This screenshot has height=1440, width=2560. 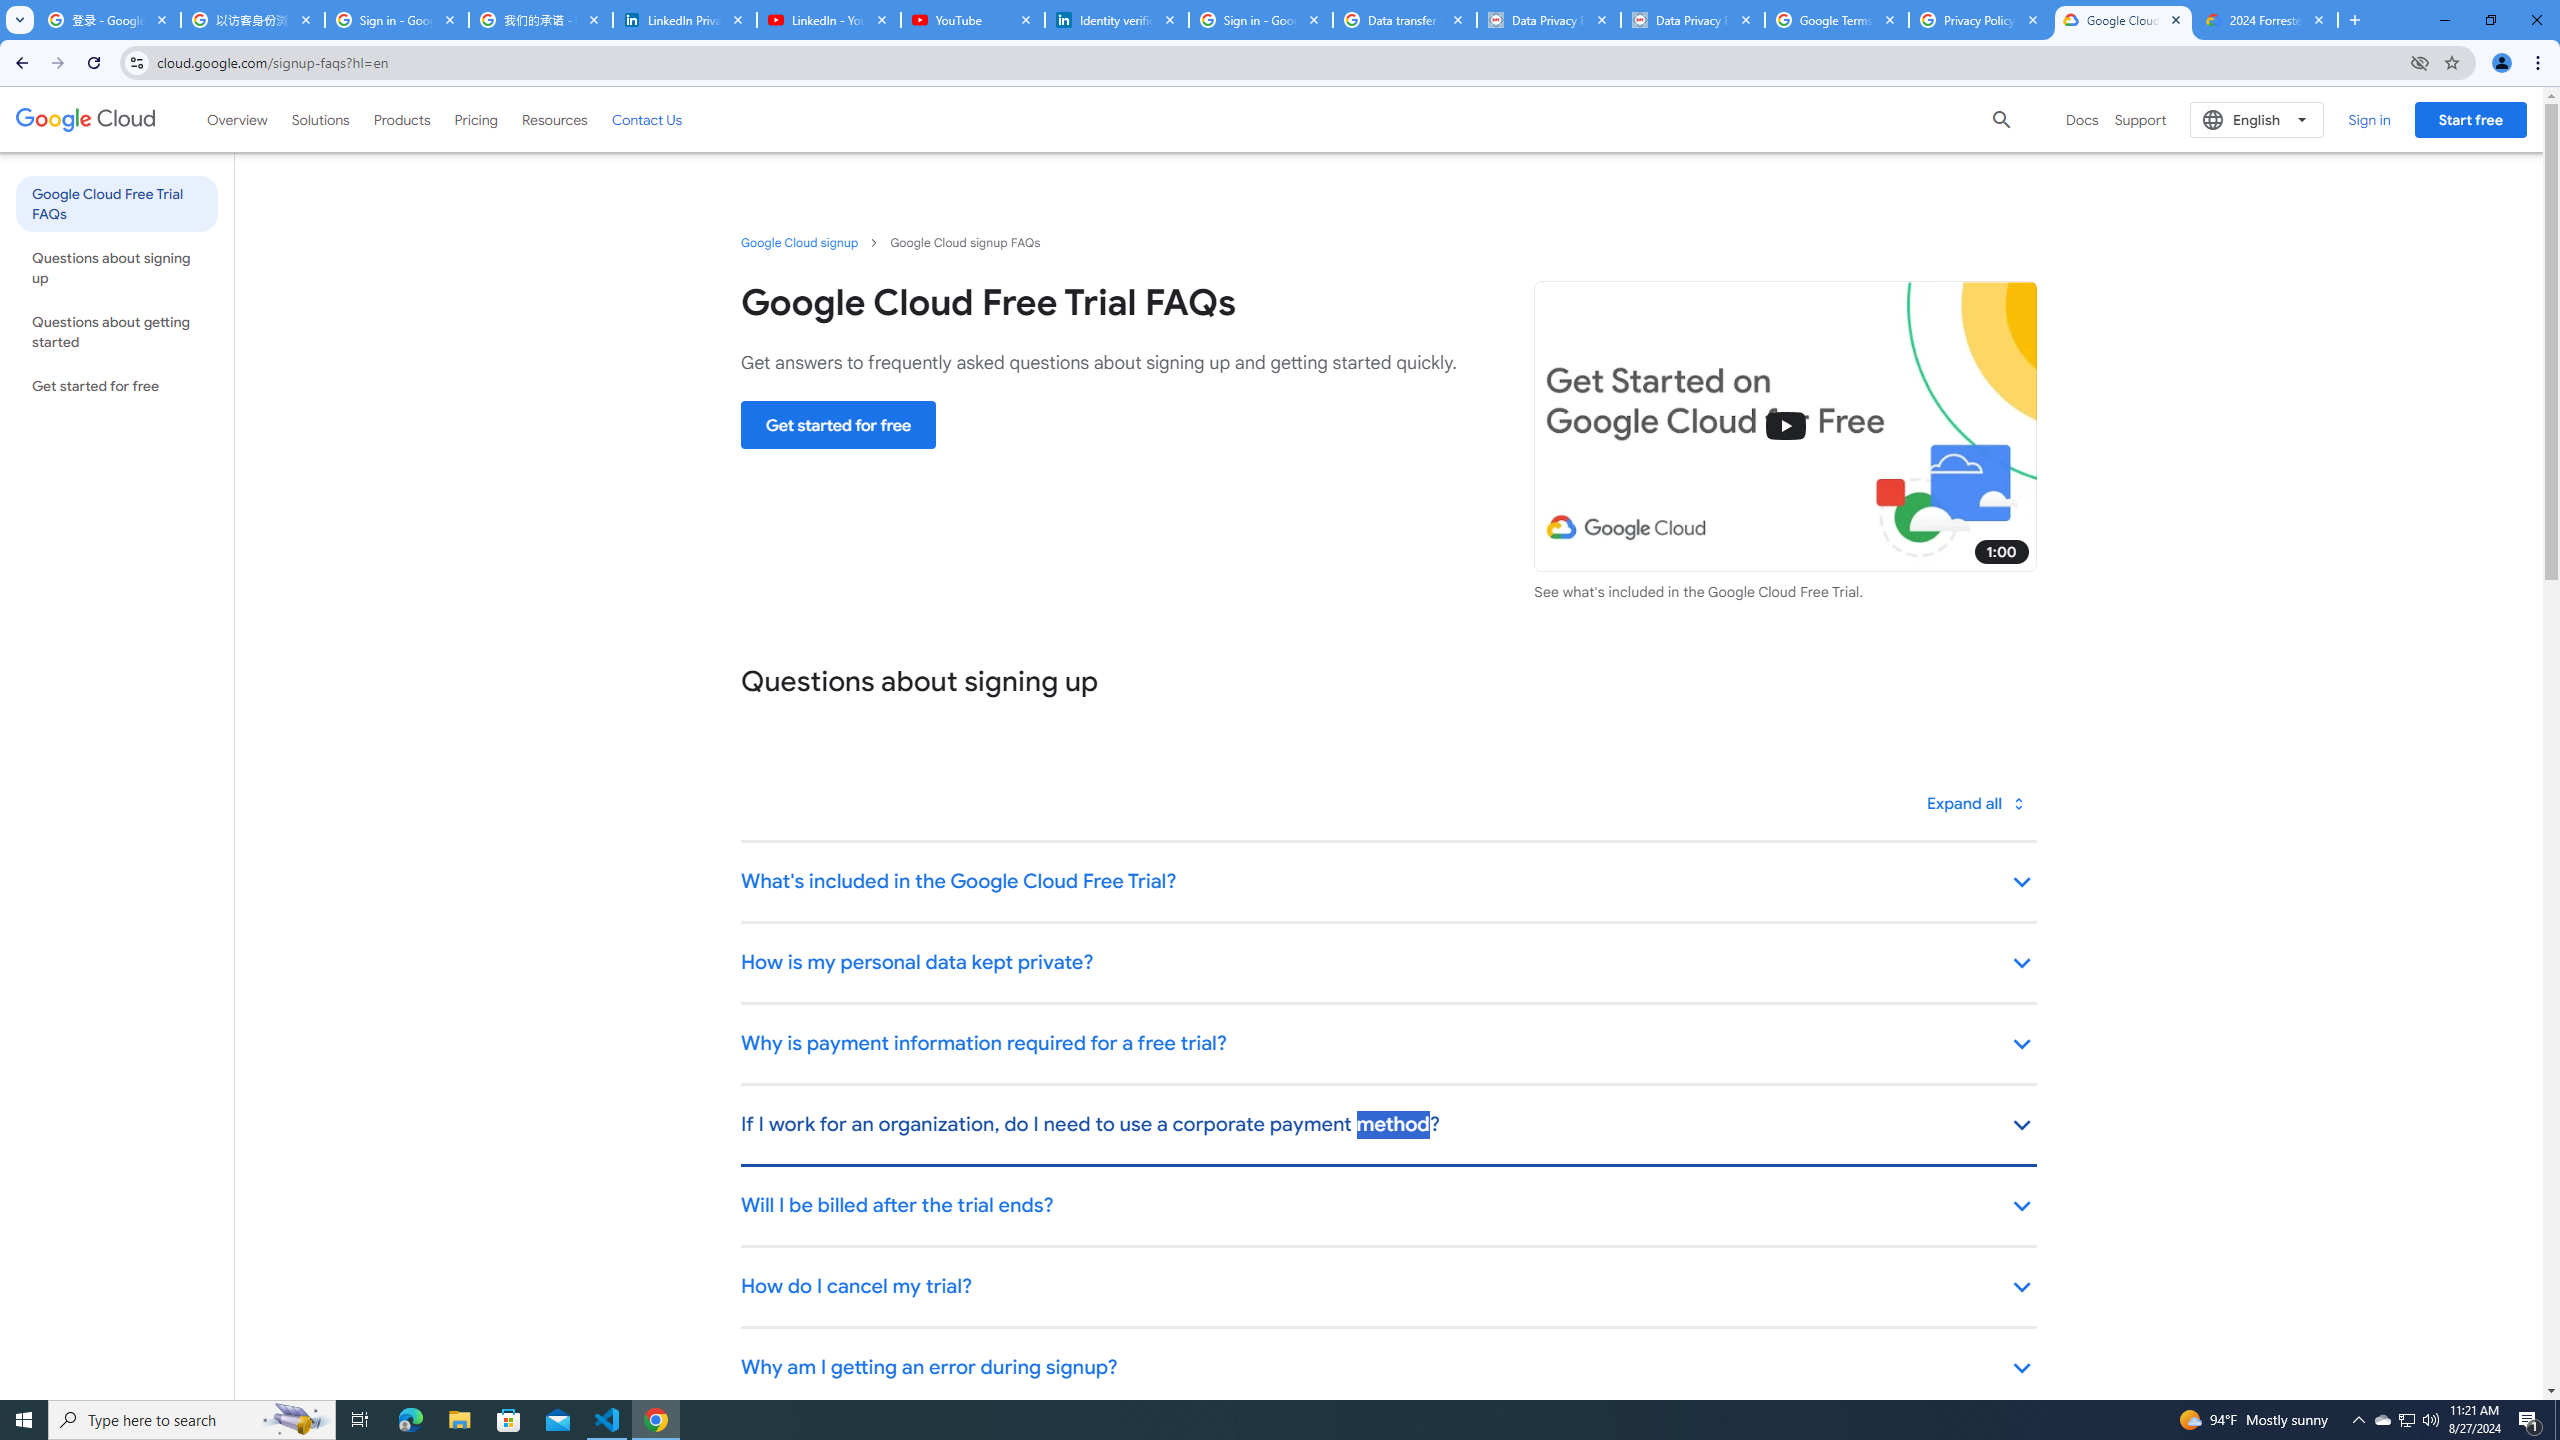 I want to click on 'Support', so click(x=2140, y=118).